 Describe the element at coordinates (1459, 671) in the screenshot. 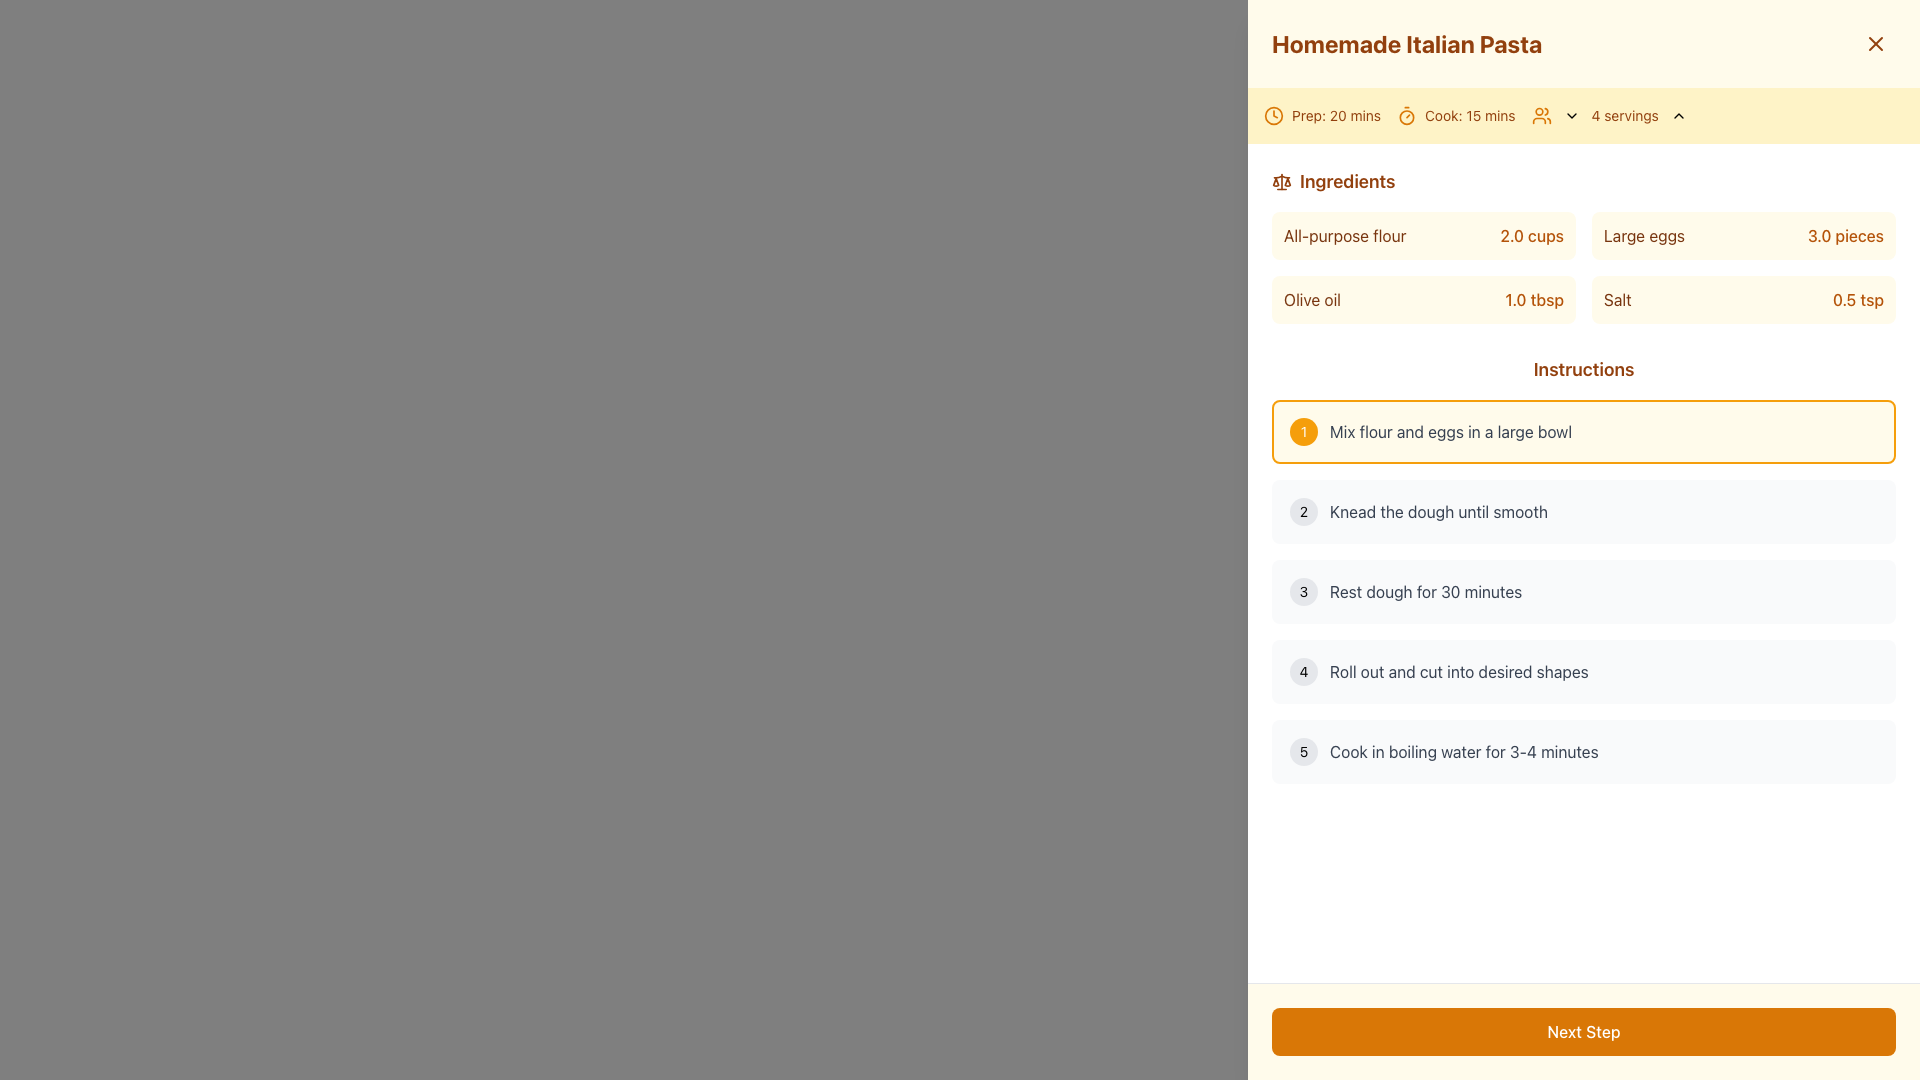

I see `the text label that says 'Roll out and cut into desired shapes', which is styled in gray and is the fourth item in the vertical list under the 'Instructions' section` at that location.